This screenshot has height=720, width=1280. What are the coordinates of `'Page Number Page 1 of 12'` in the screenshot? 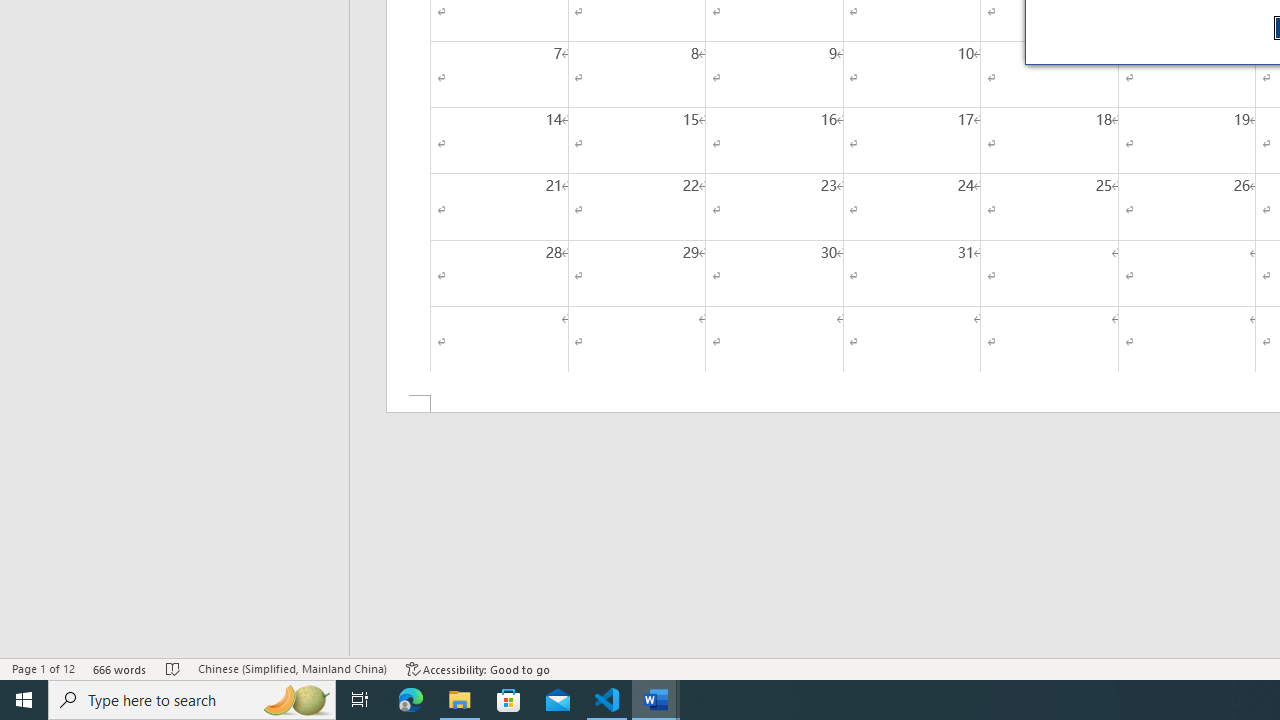 It's located at (43, 669).